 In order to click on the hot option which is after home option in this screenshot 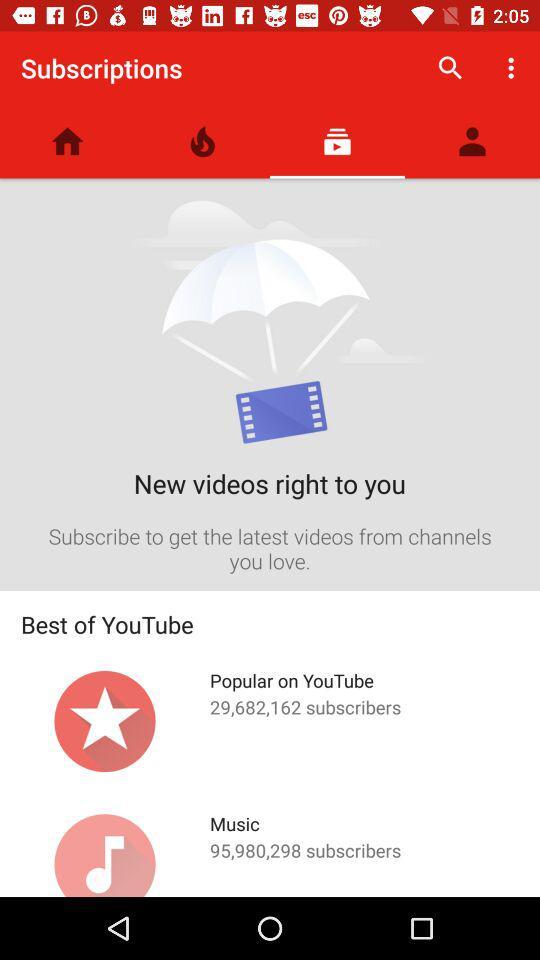, I will do `click(202, 140)`.